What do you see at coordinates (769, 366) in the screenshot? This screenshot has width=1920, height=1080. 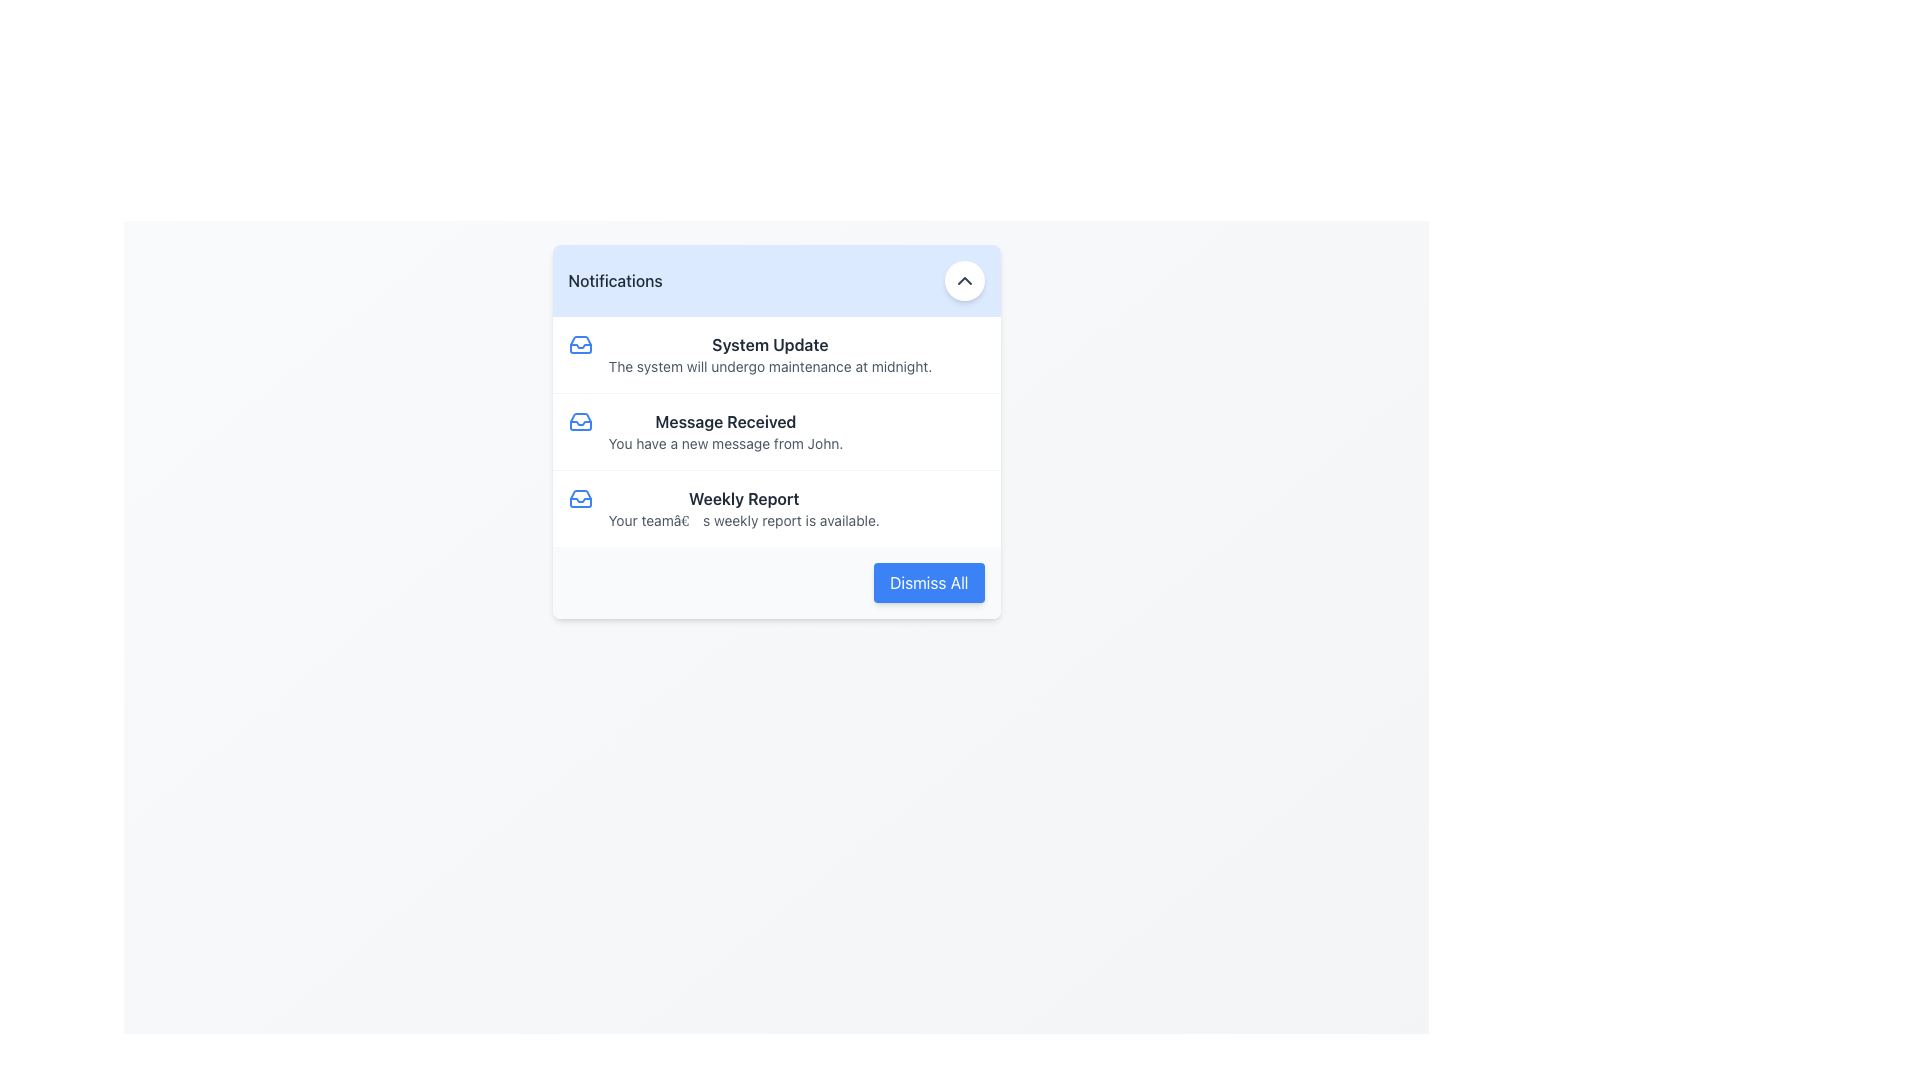 I see `information displayed in the text string 'The system will undergo maintenance at midnight.' which is positioned directly below the bold text 'System Update' in the notification entry` at bounding box center [769, 366].